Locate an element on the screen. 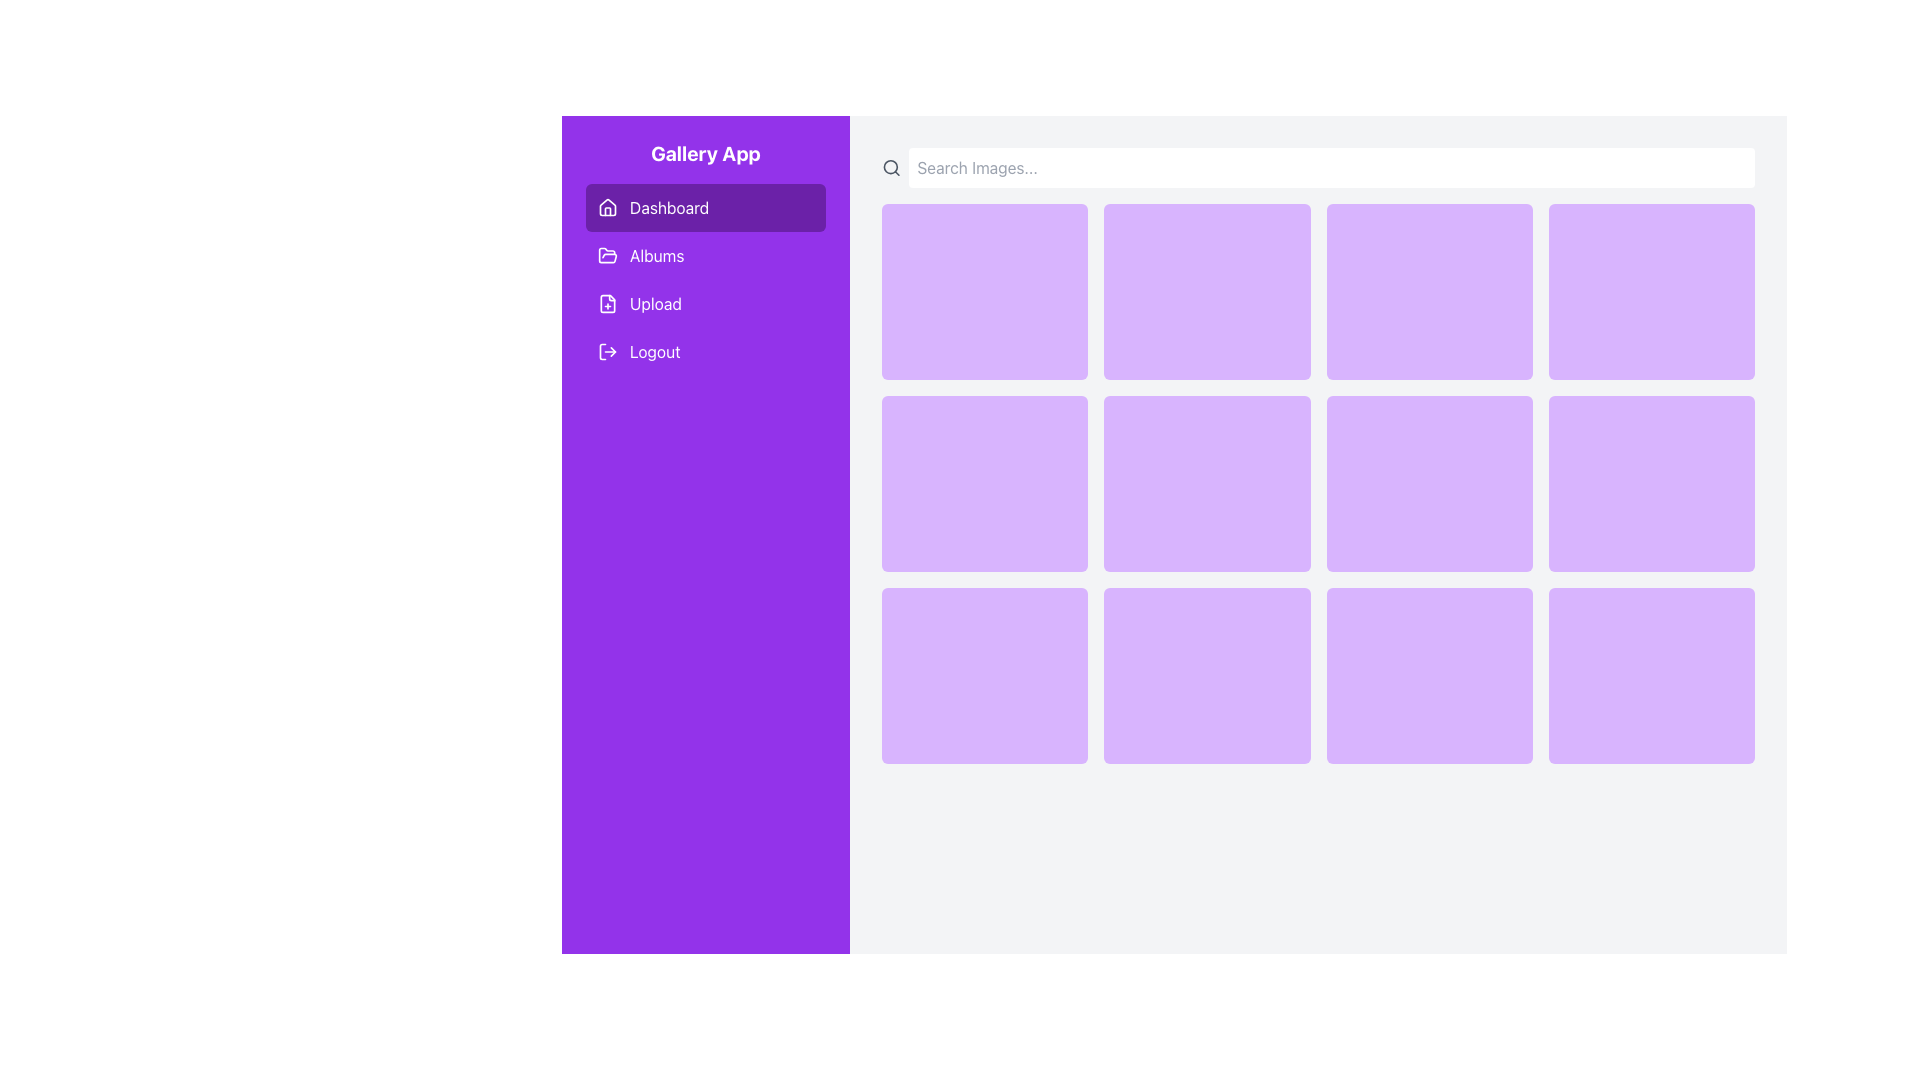 The image size is (1920, 1080). the second block in the second row of a 4x3 grid, which is a rectangular block with rounded corners and a purple background that darkens on hover is located at coordinates (1206, 483).